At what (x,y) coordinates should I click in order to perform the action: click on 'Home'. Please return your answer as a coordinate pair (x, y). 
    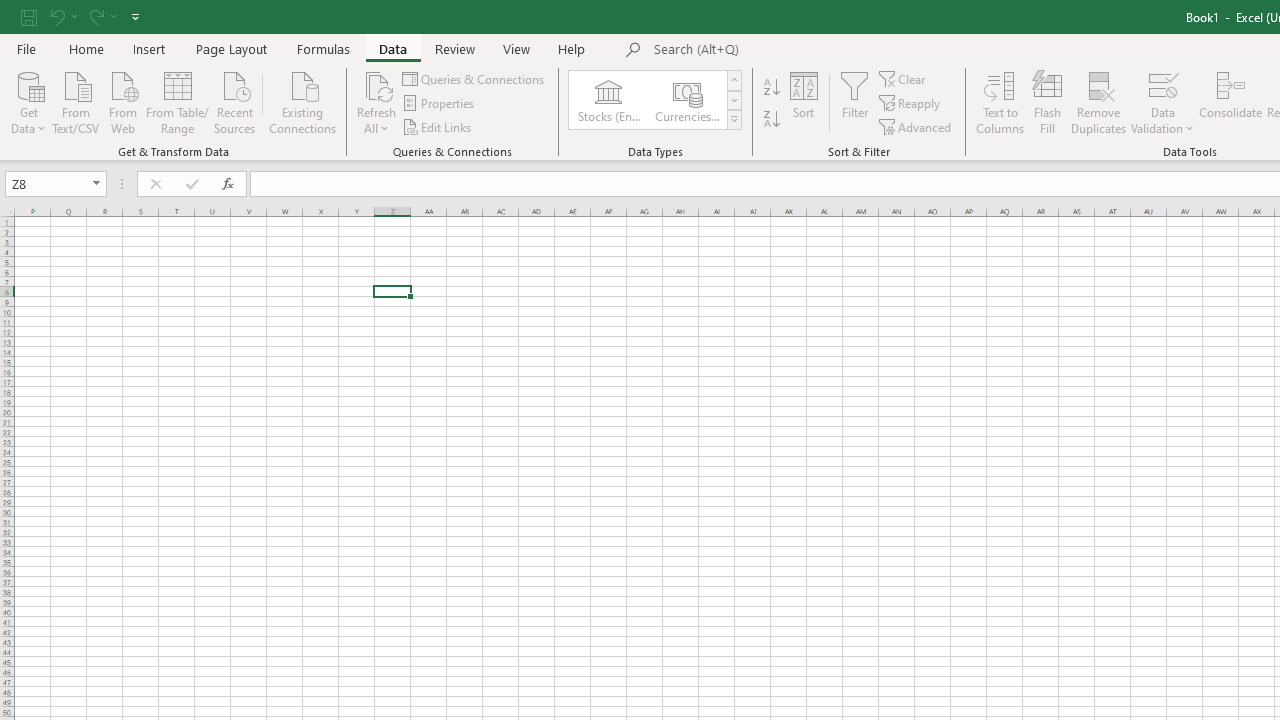
    Looking at the image, I should click on (85, 48).